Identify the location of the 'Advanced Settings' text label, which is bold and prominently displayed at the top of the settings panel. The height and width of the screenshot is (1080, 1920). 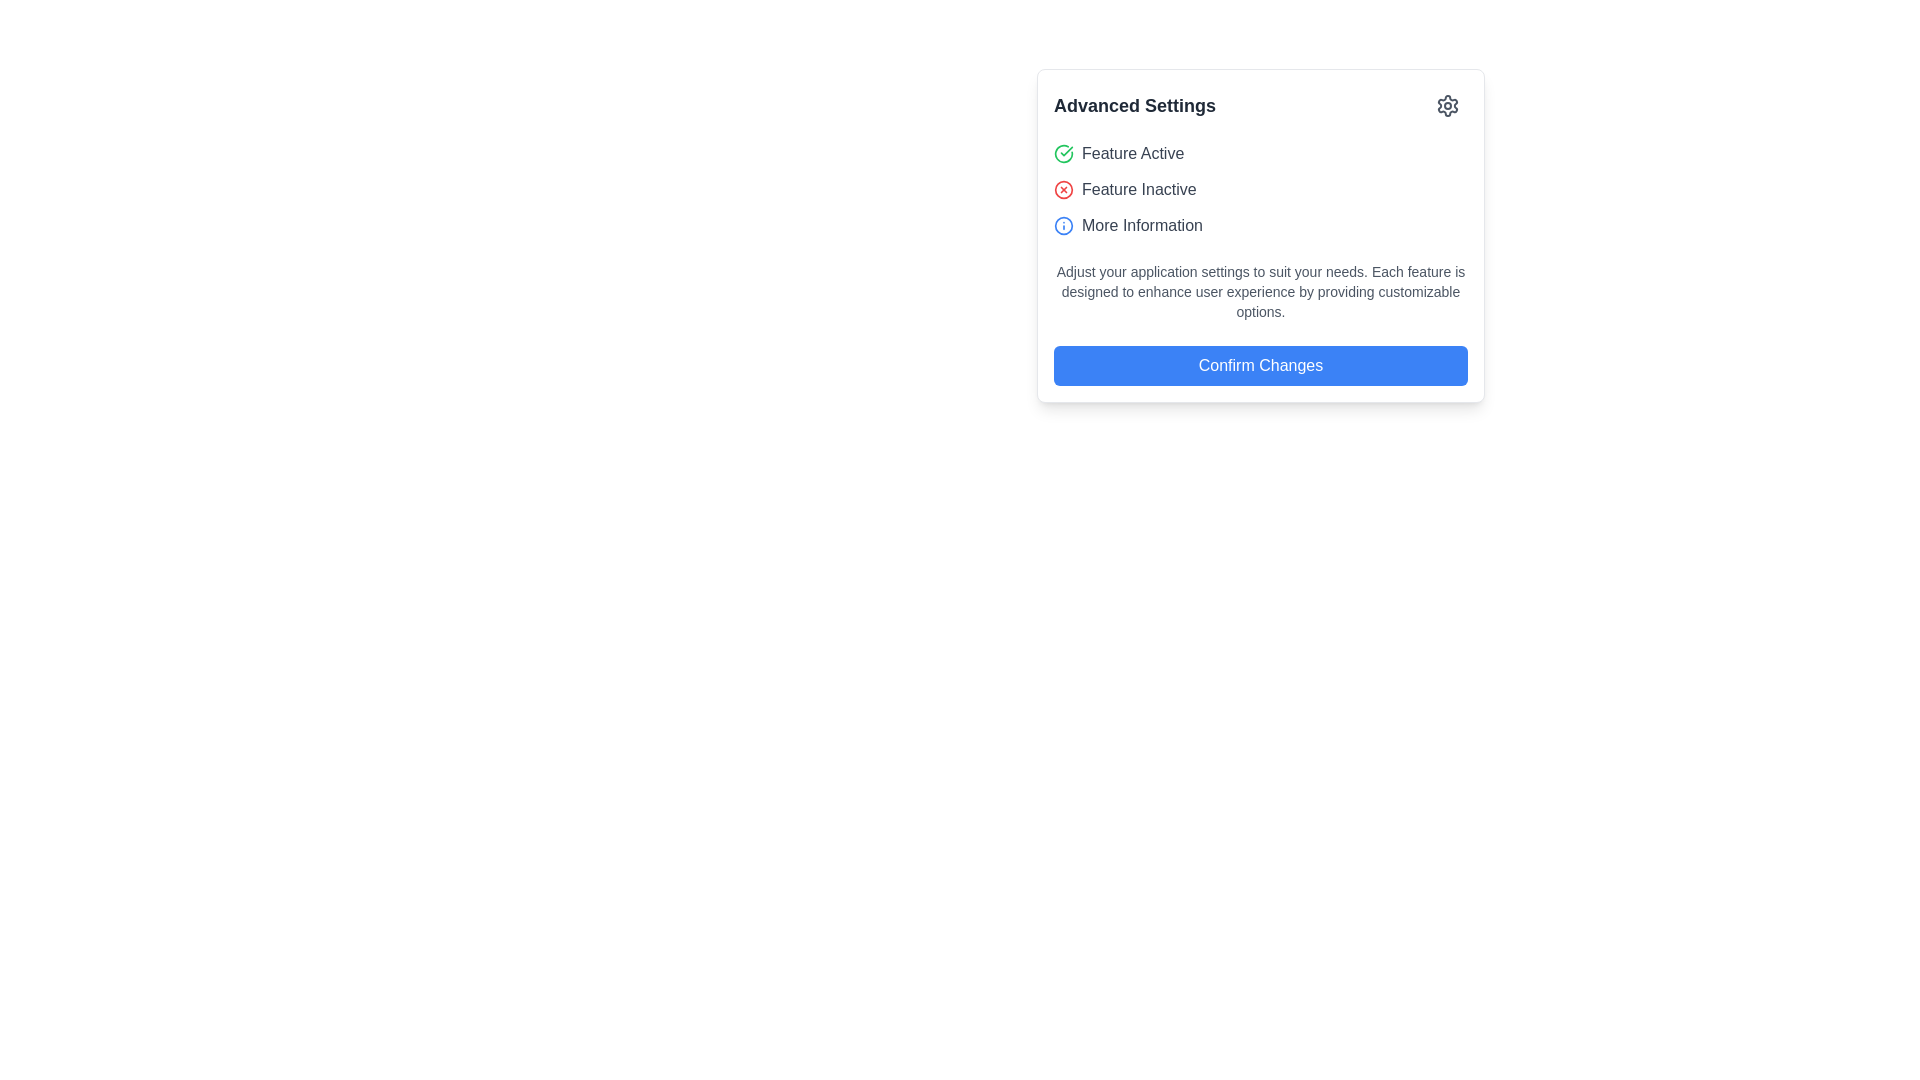
(1135, 105).